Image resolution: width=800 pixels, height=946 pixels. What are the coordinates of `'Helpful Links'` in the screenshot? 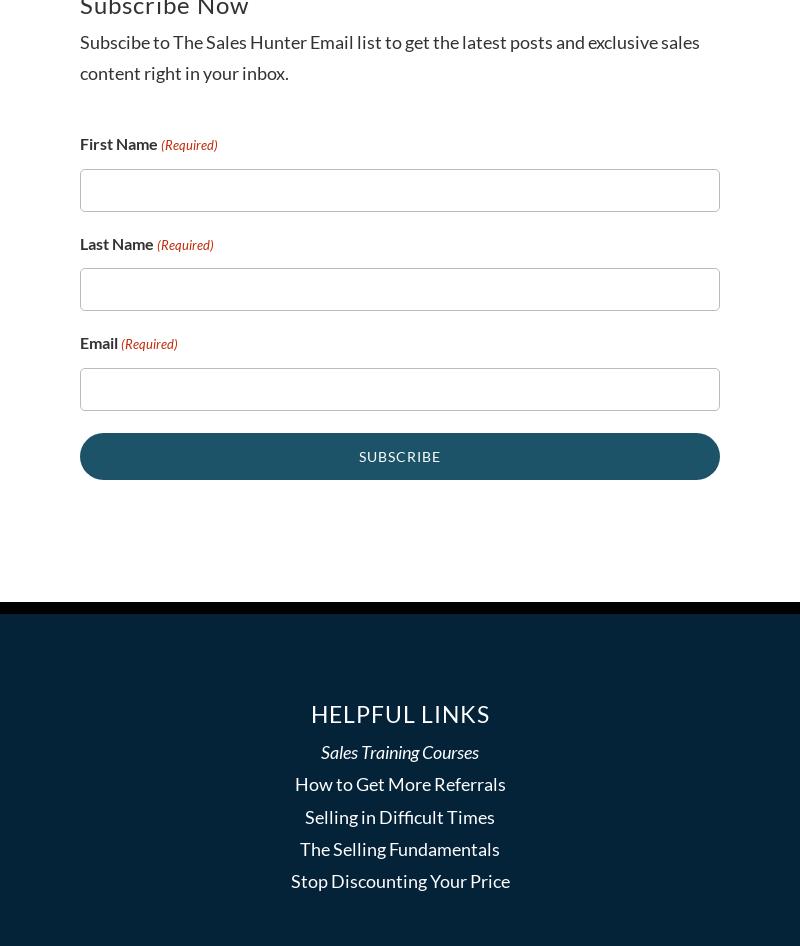 It's located at (398, 712).